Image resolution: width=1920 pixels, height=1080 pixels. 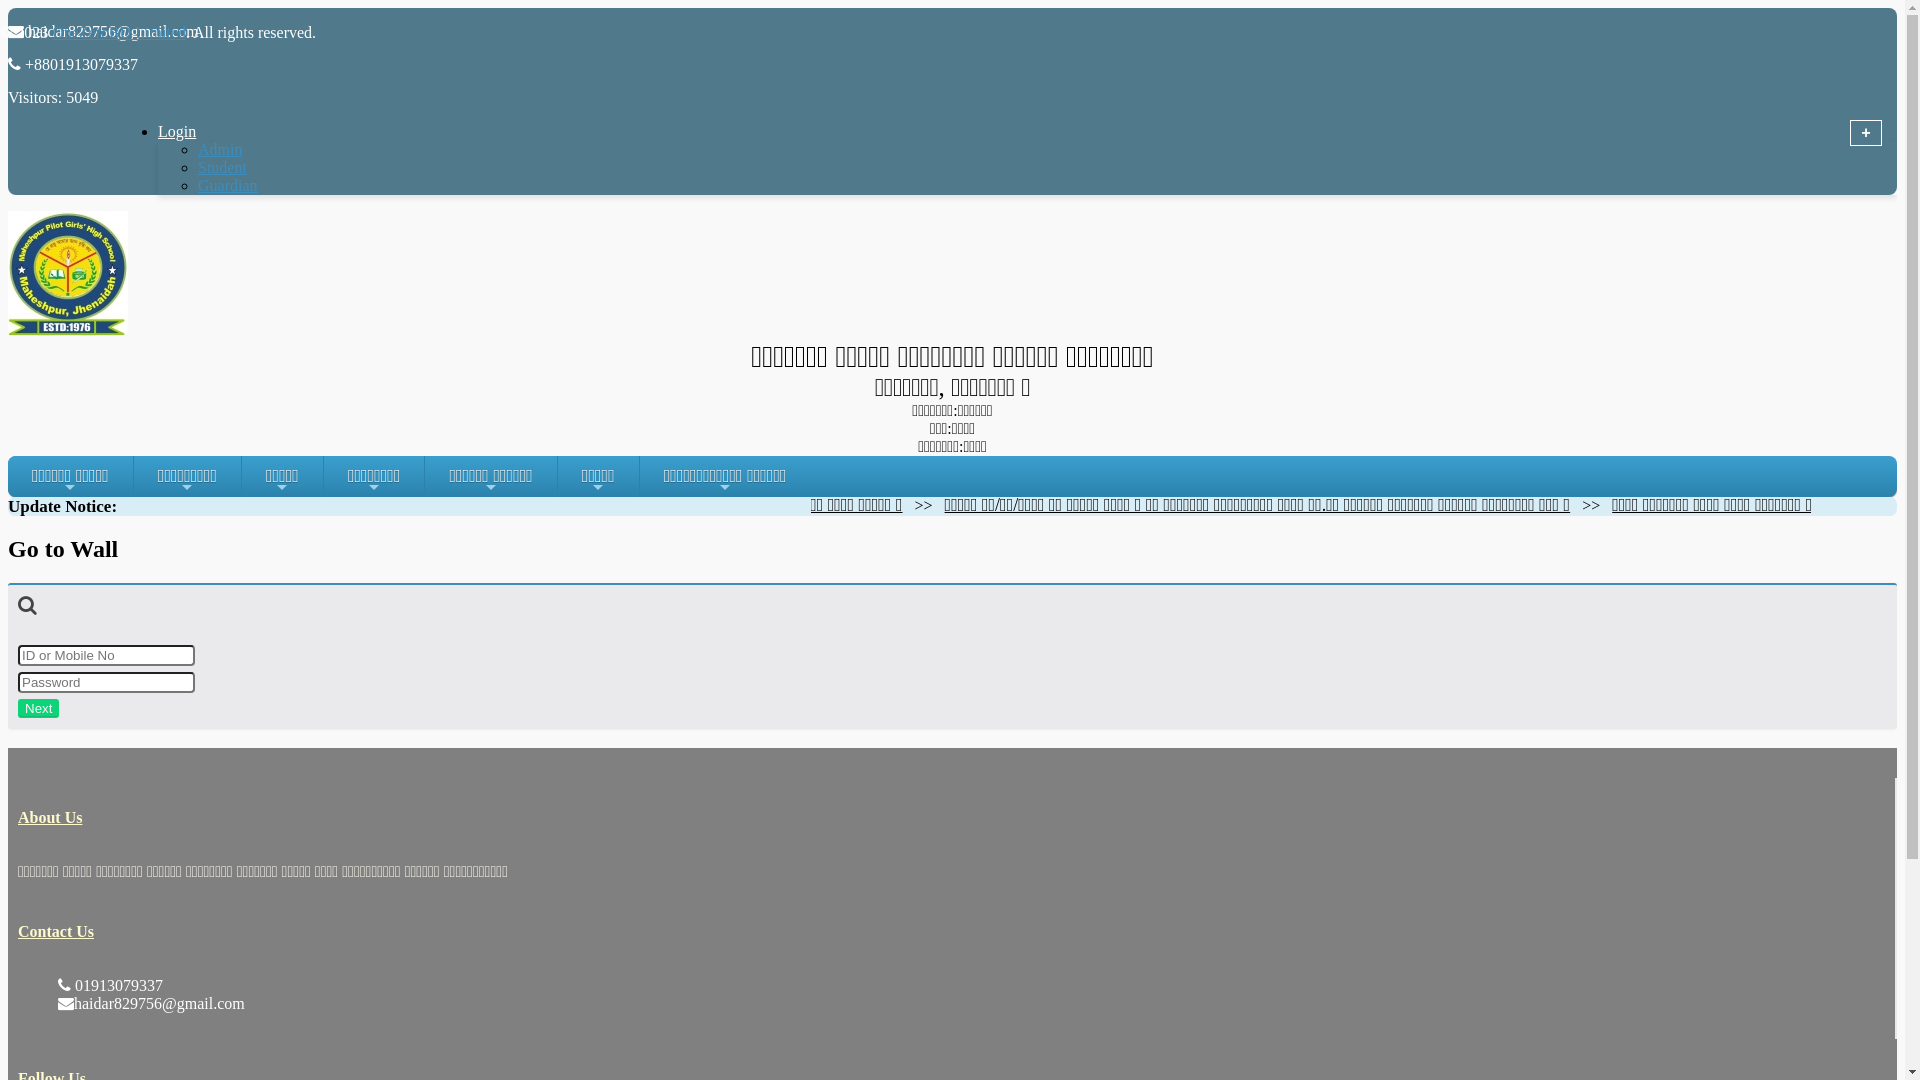 What do you see at coordinates (201, 131) in the screenshot?
I see `'Login'` at bounding box center [201, 131].